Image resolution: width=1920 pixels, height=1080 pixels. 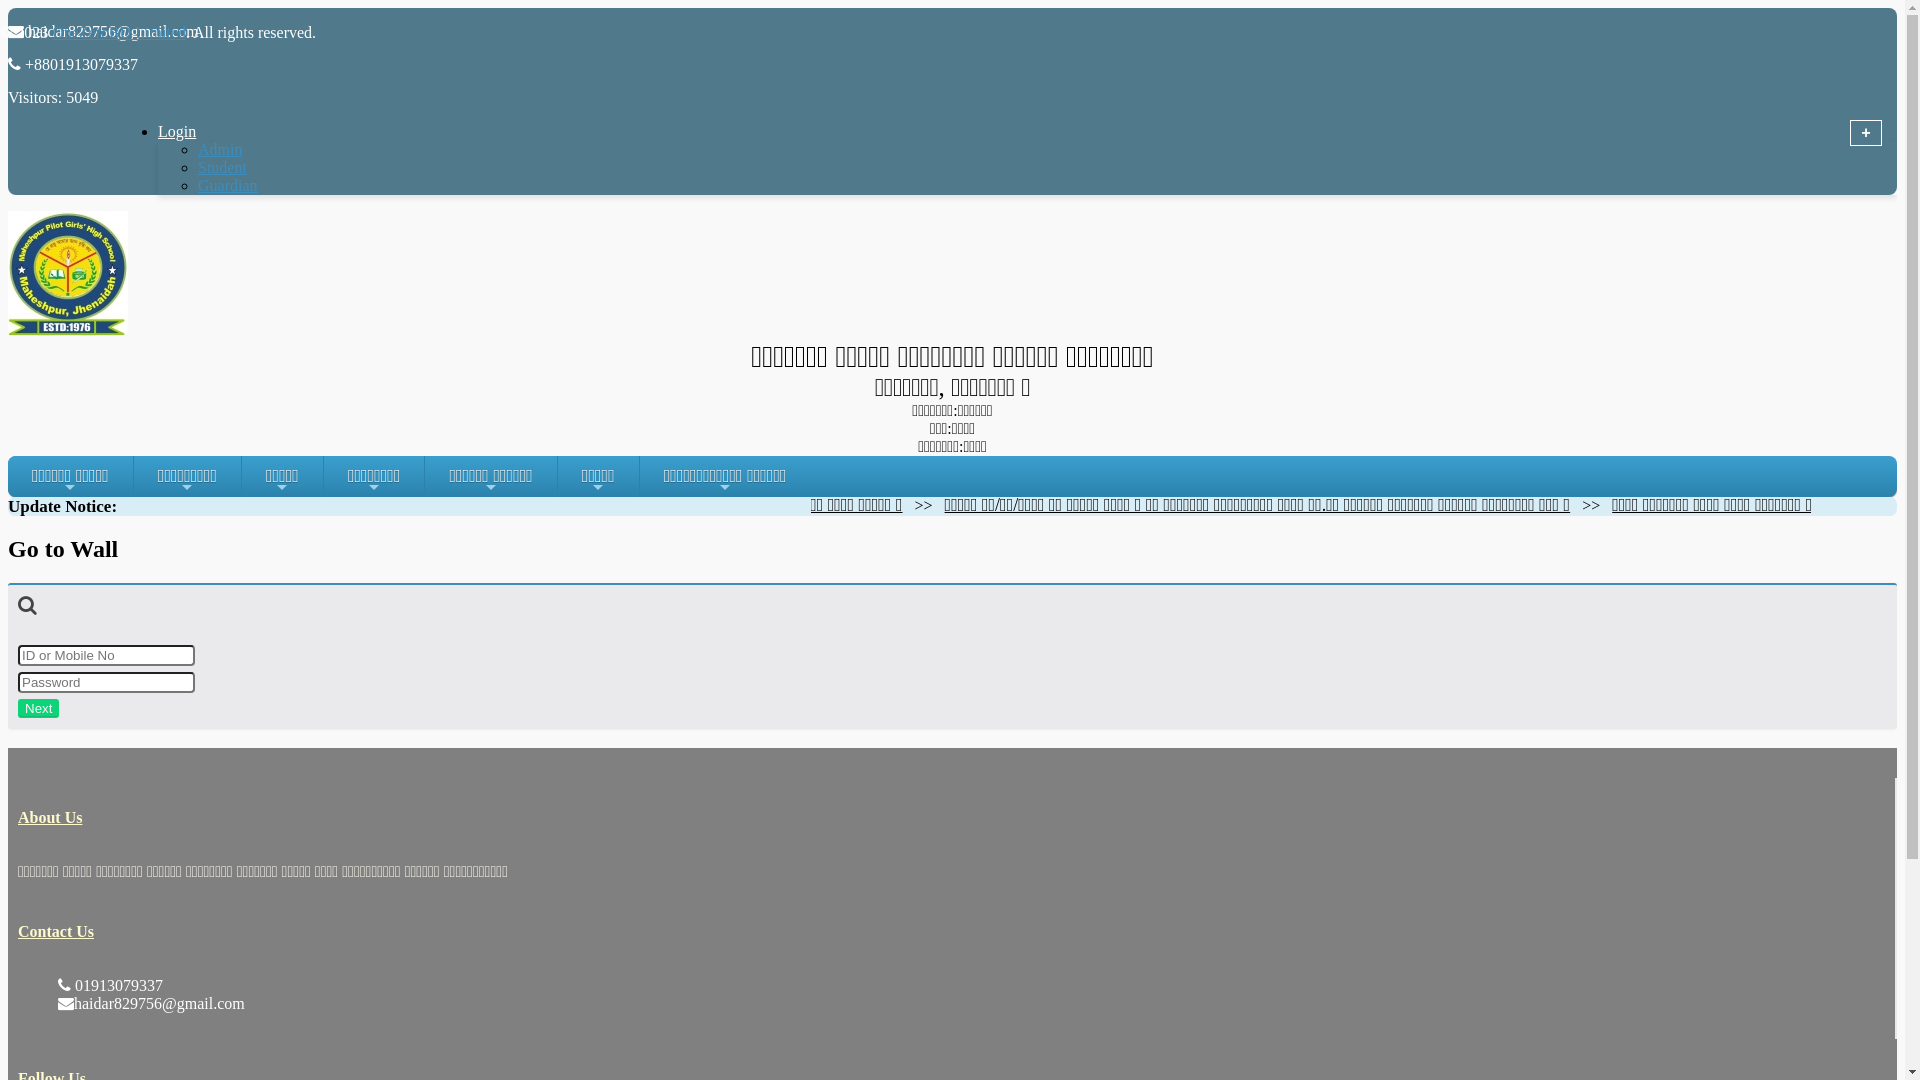 What do you see at coordinates (201, 131) in the screenshot?
I see `'Login'` at bounding box center [201, 131].